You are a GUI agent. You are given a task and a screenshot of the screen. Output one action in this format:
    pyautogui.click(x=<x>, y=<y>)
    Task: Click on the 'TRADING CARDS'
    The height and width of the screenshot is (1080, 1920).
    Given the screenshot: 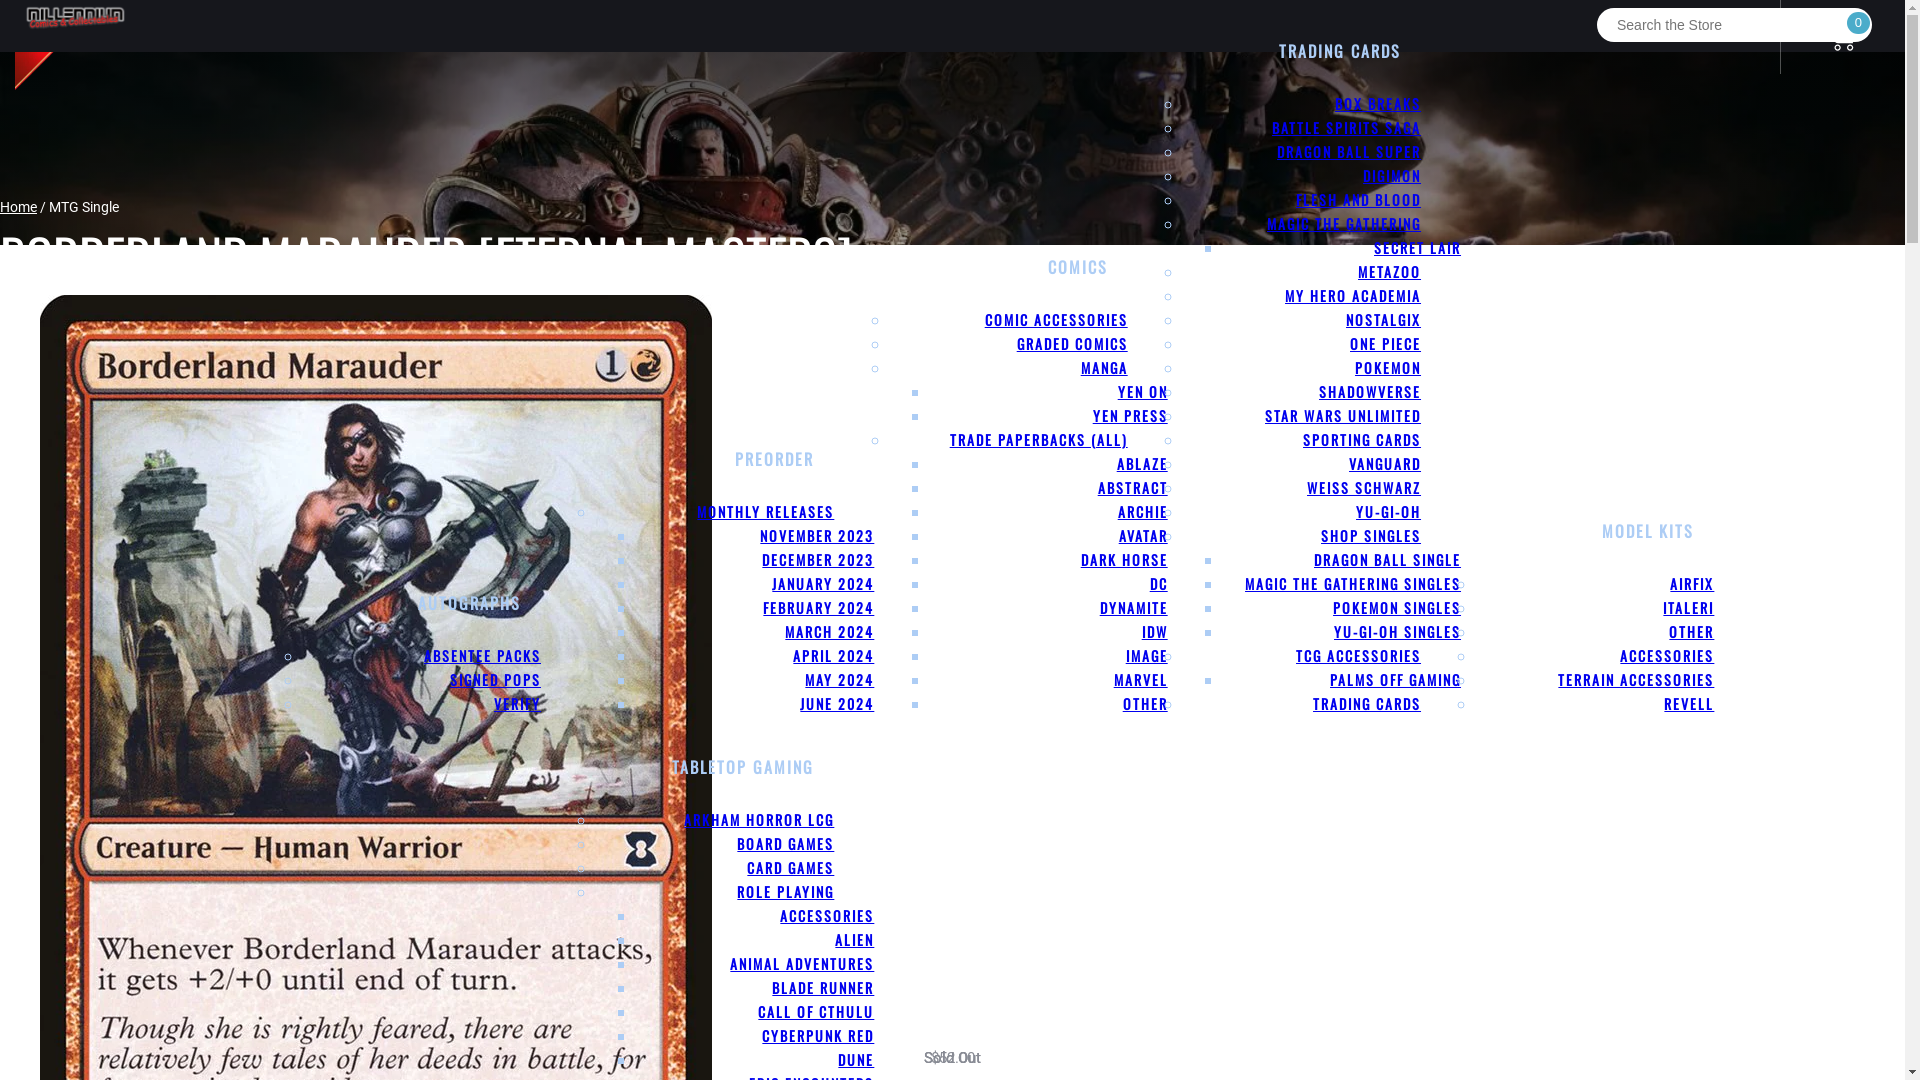 What is the action you would take?
    pyautogui.click(x=1261, y=49)
    